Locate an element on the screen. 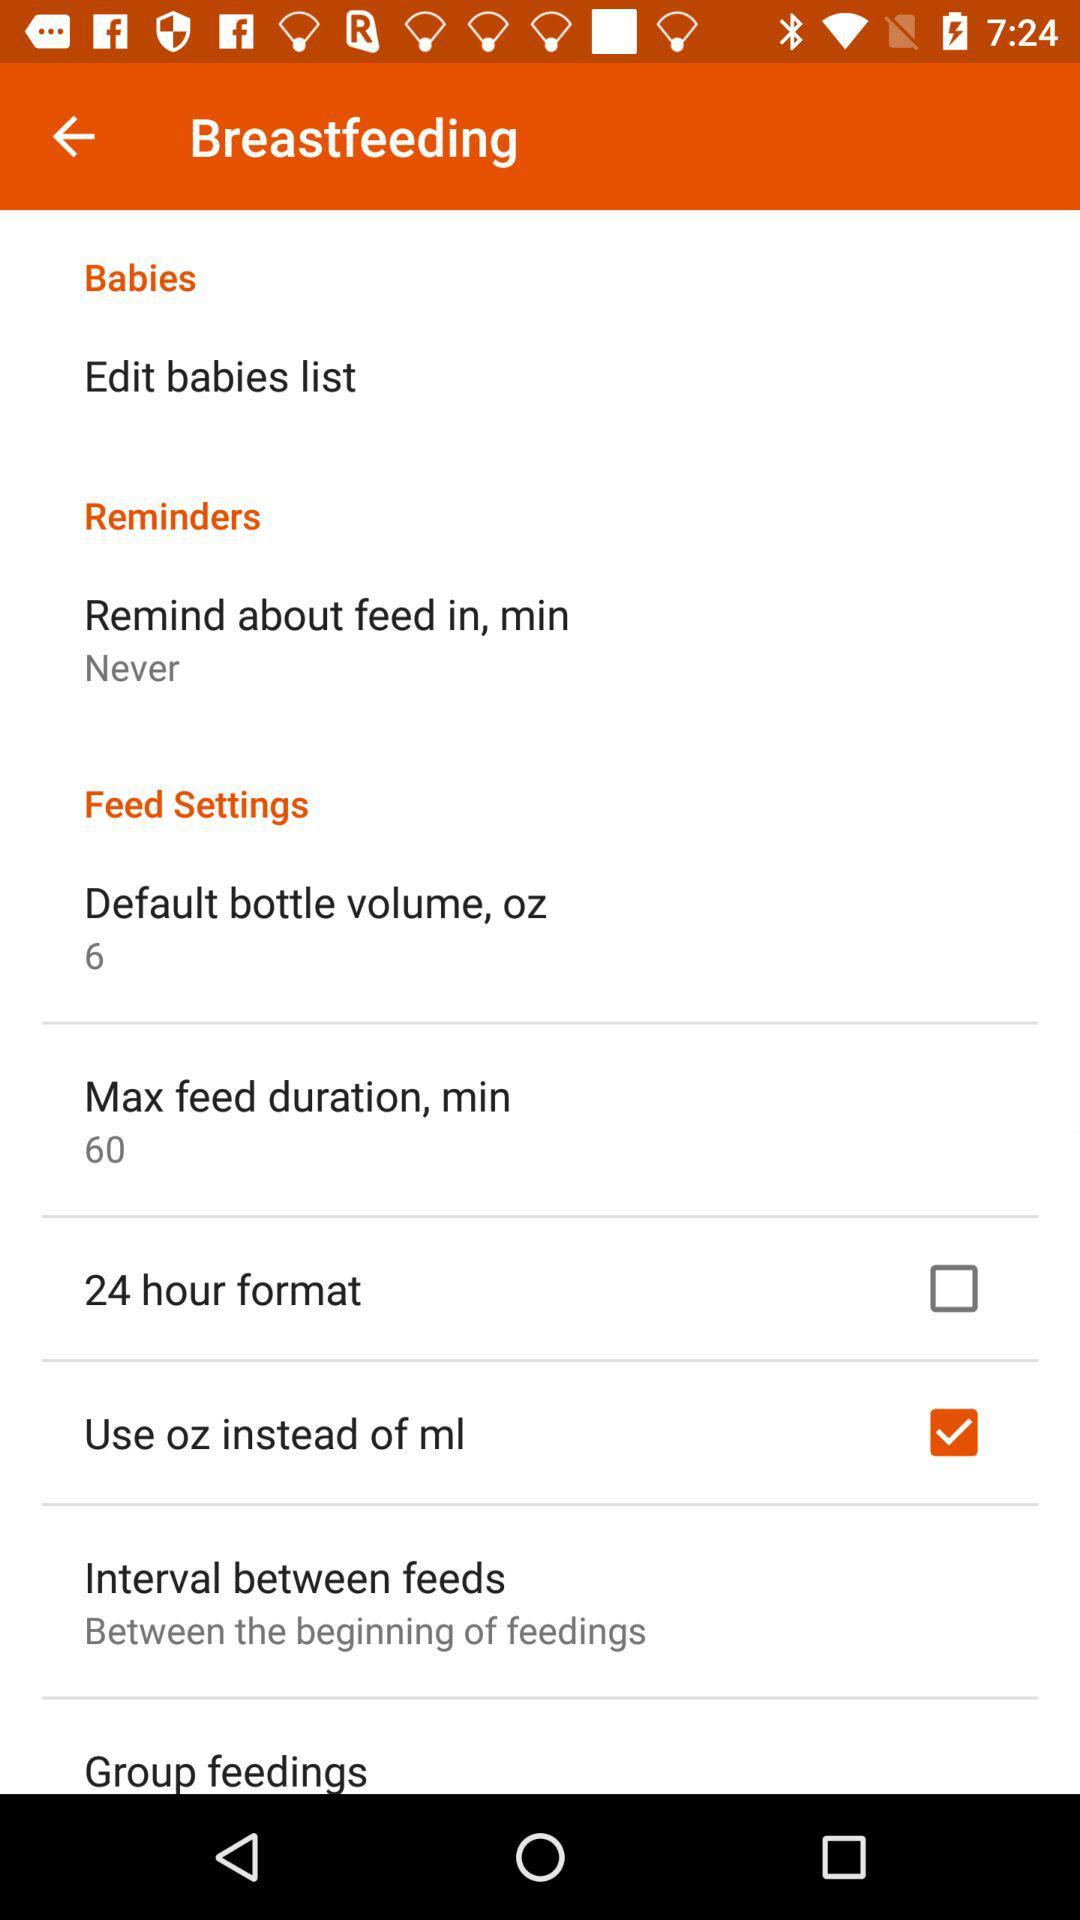 Image resolution: width=1080 pixels, height=1920 pixels. item below the interval between feeds icon is located at coordinates (365, 1629).